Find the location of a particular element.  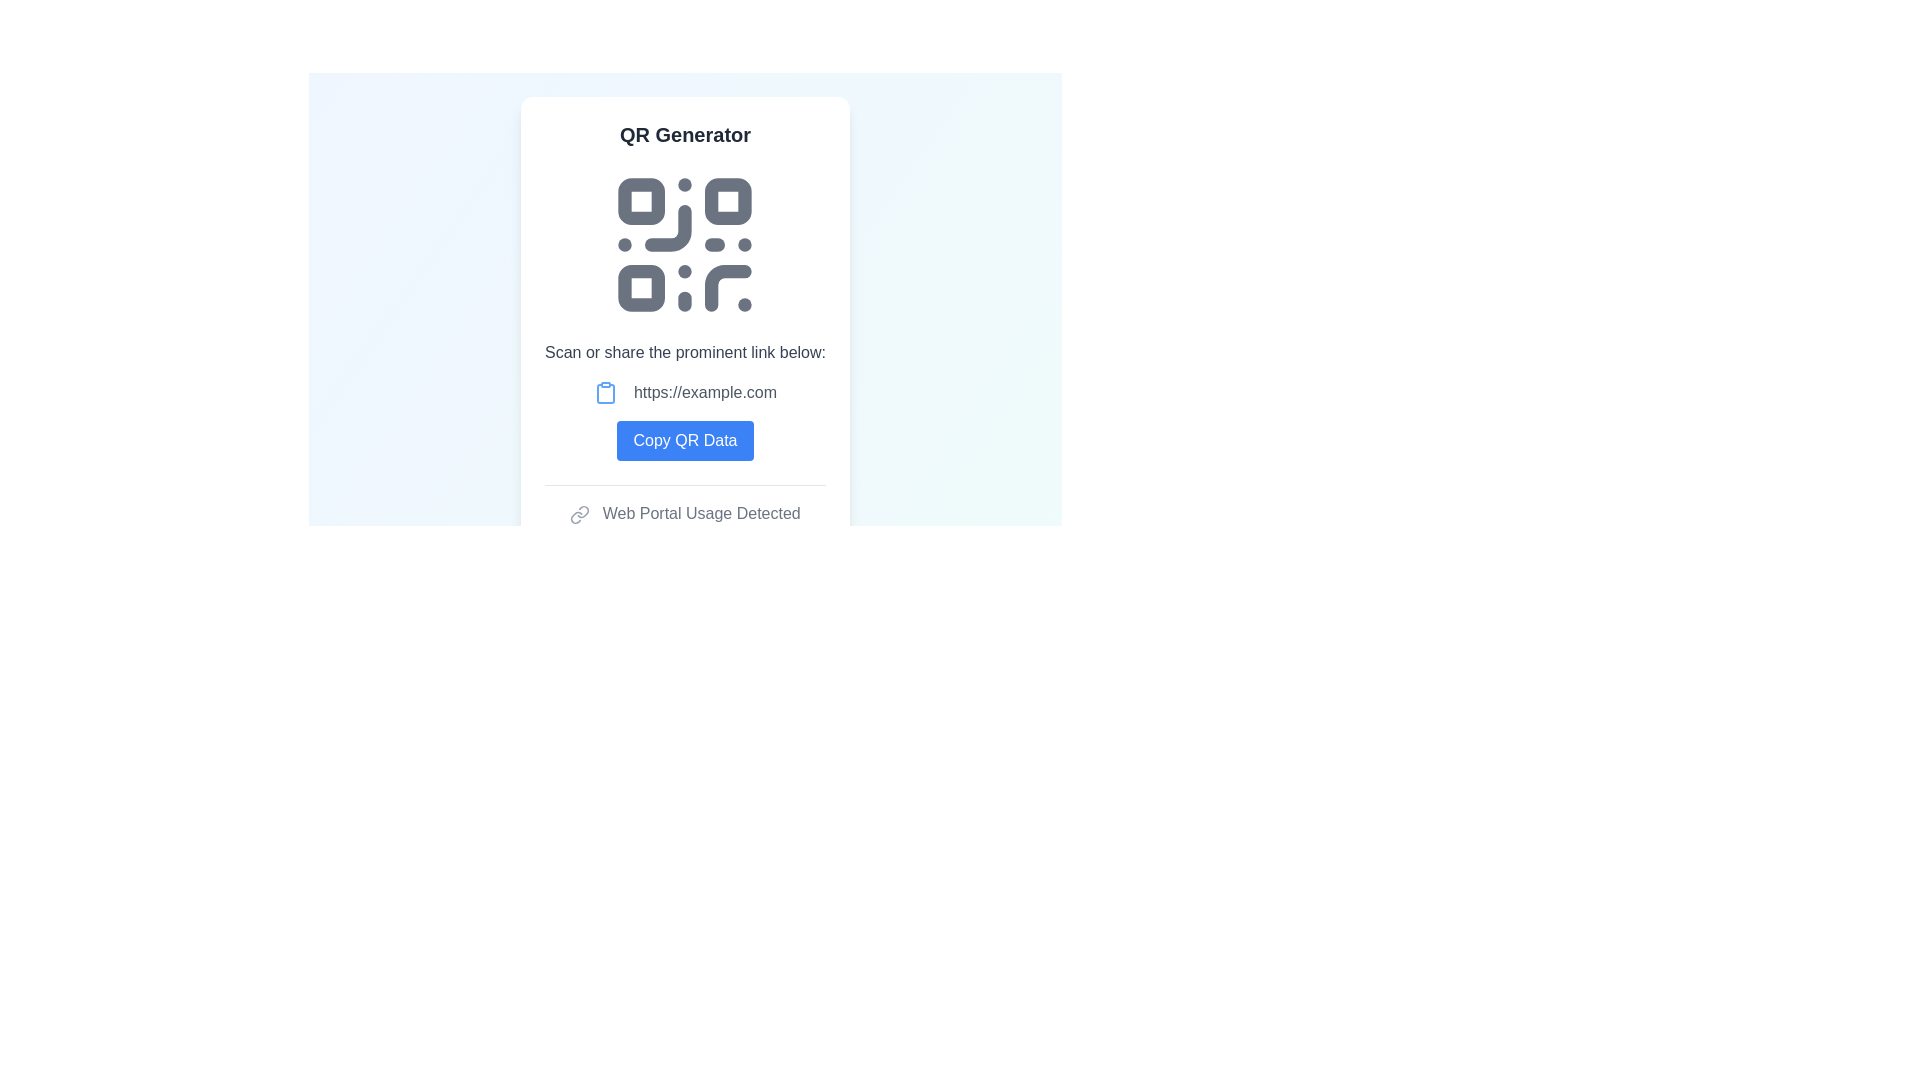

the text display area for a URL that is located below the label 'Scan or share the prominent link below:' and above the 'Copy QR Data' button is located at coordinates (685, 393).